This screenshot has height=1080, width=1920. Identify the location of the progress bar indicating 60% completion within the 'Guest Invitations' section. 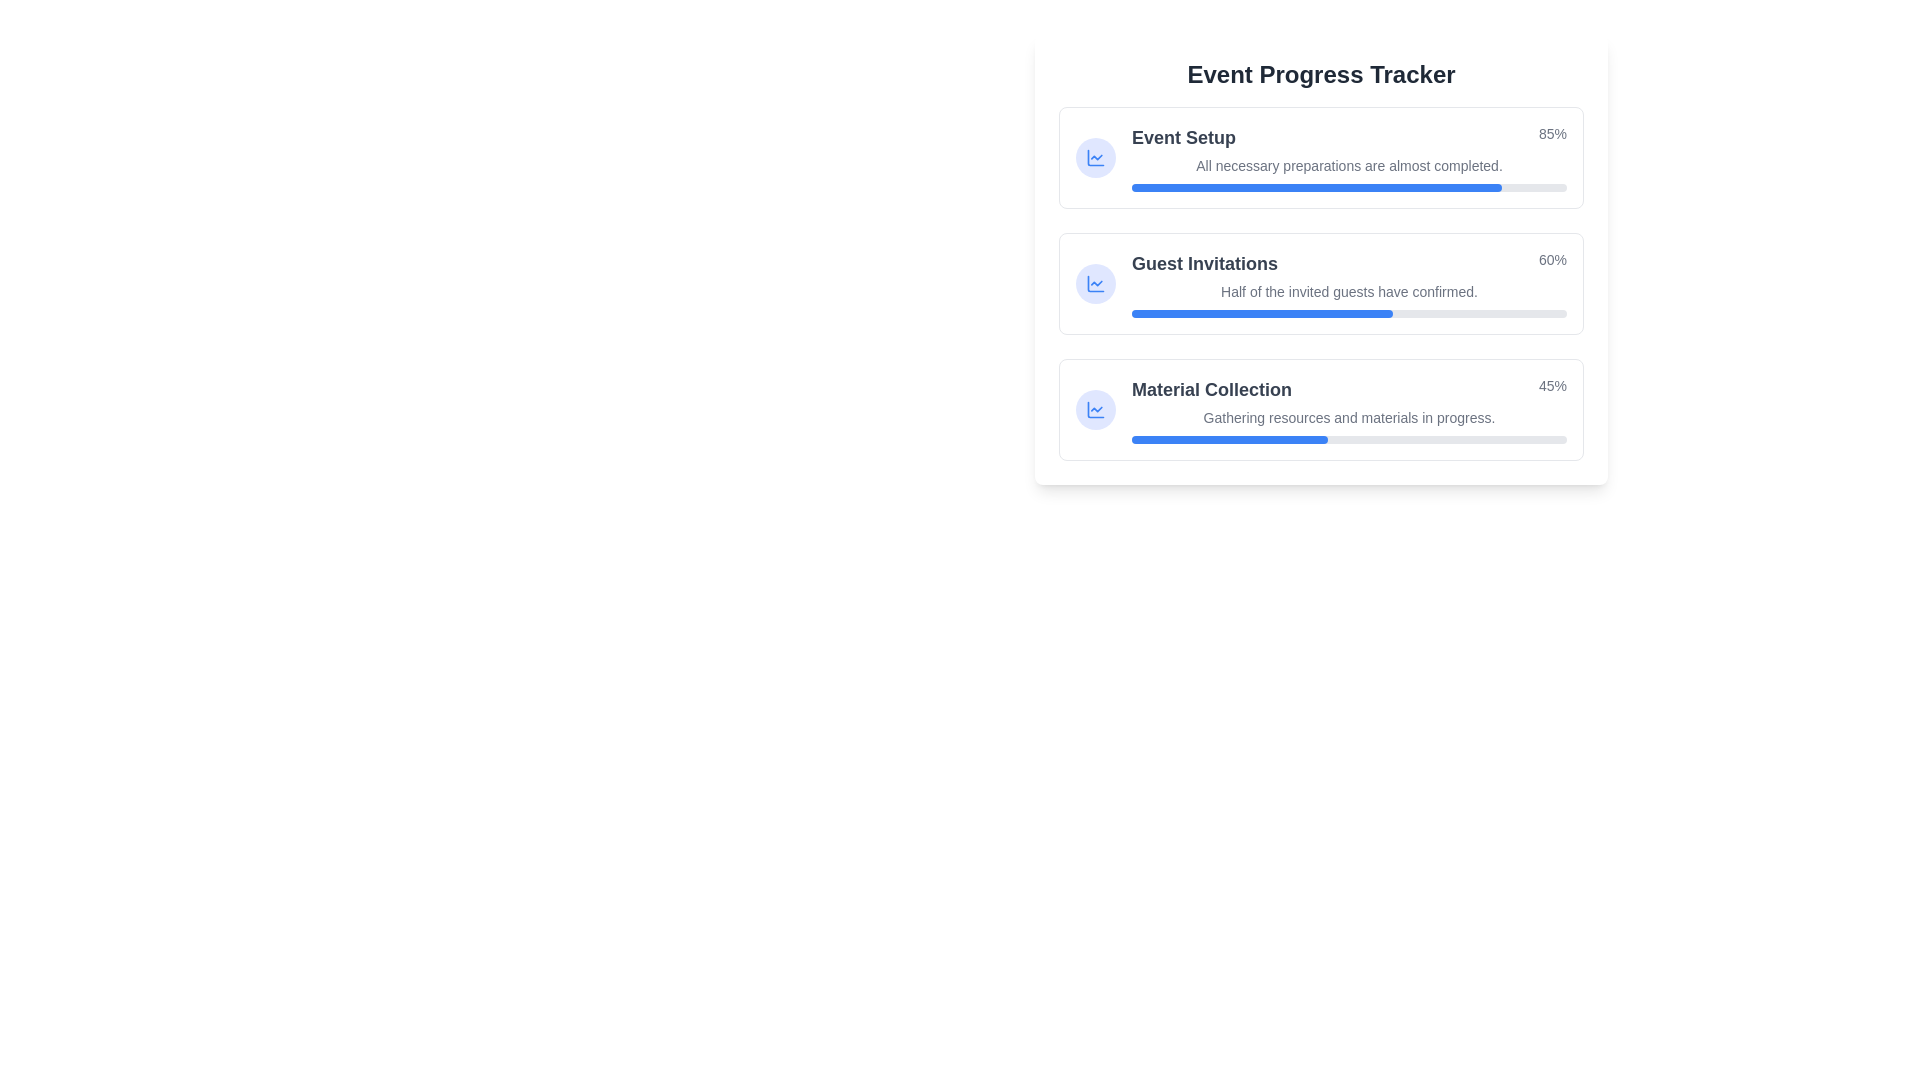
(1261, 313).